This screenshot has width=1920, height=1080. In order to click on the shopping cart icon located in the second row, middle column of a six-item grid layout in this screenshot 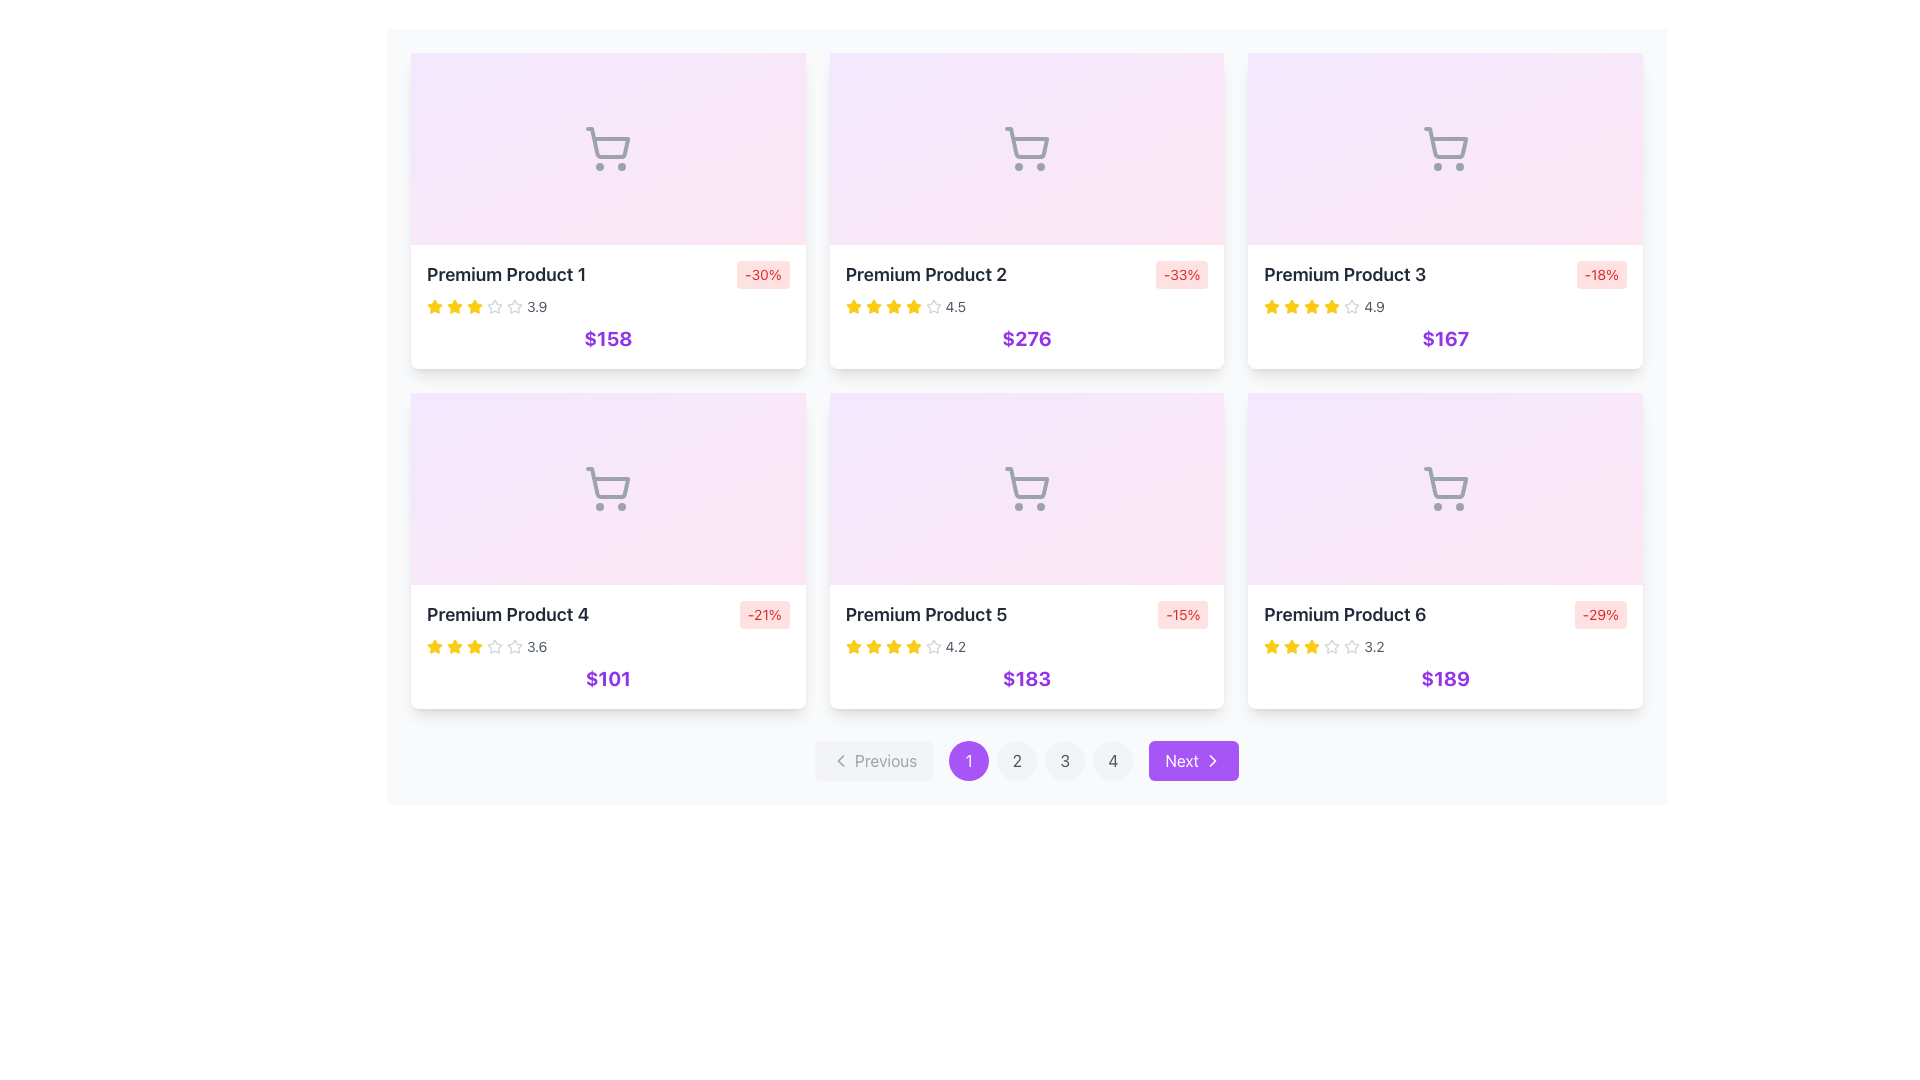, I will do `click(1027, 483)`.